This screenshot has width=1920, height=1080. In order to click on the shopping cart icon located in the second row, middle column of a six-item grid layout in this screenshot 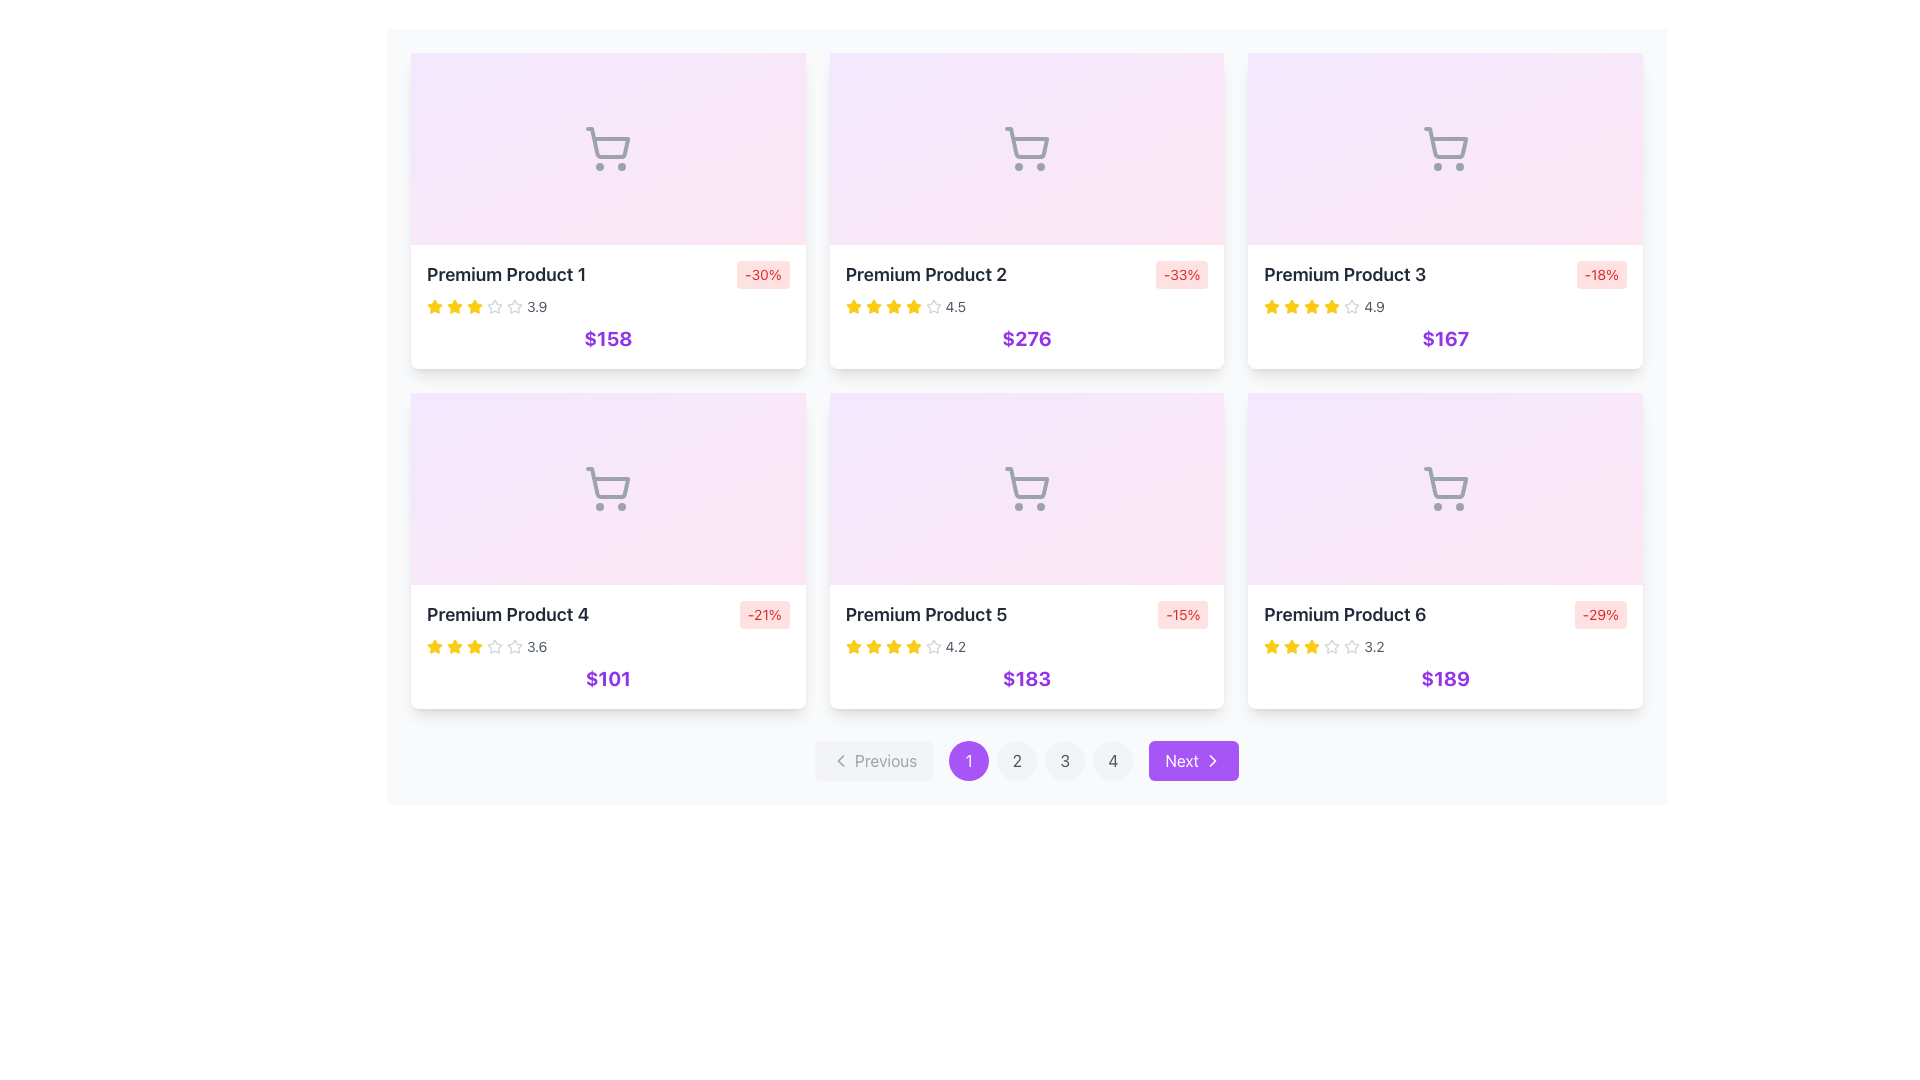, I will do `click(1027, 483)`.